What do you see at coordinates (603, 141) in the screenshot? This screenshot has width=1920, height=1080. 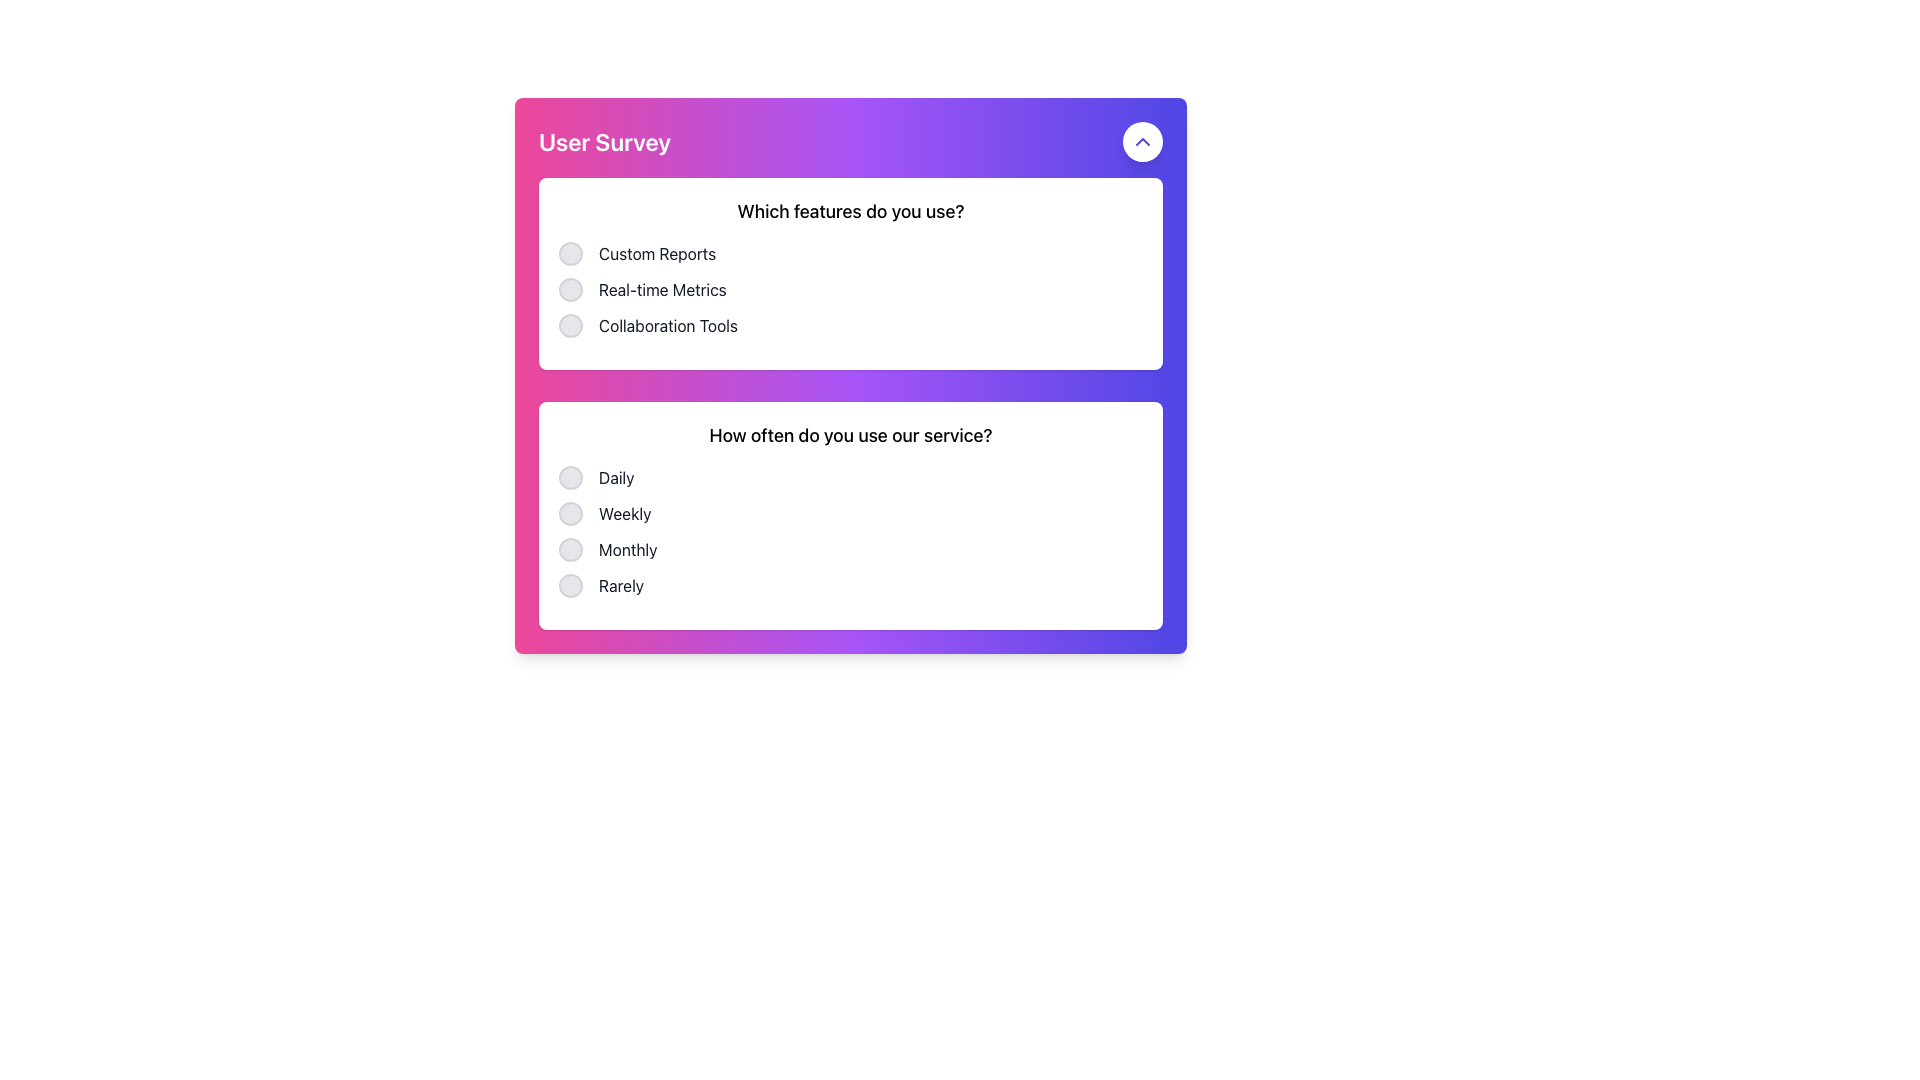 I see `the title text element at the top-left corner of the survey form for accessibility purposes` at bounding box center [603, 141].